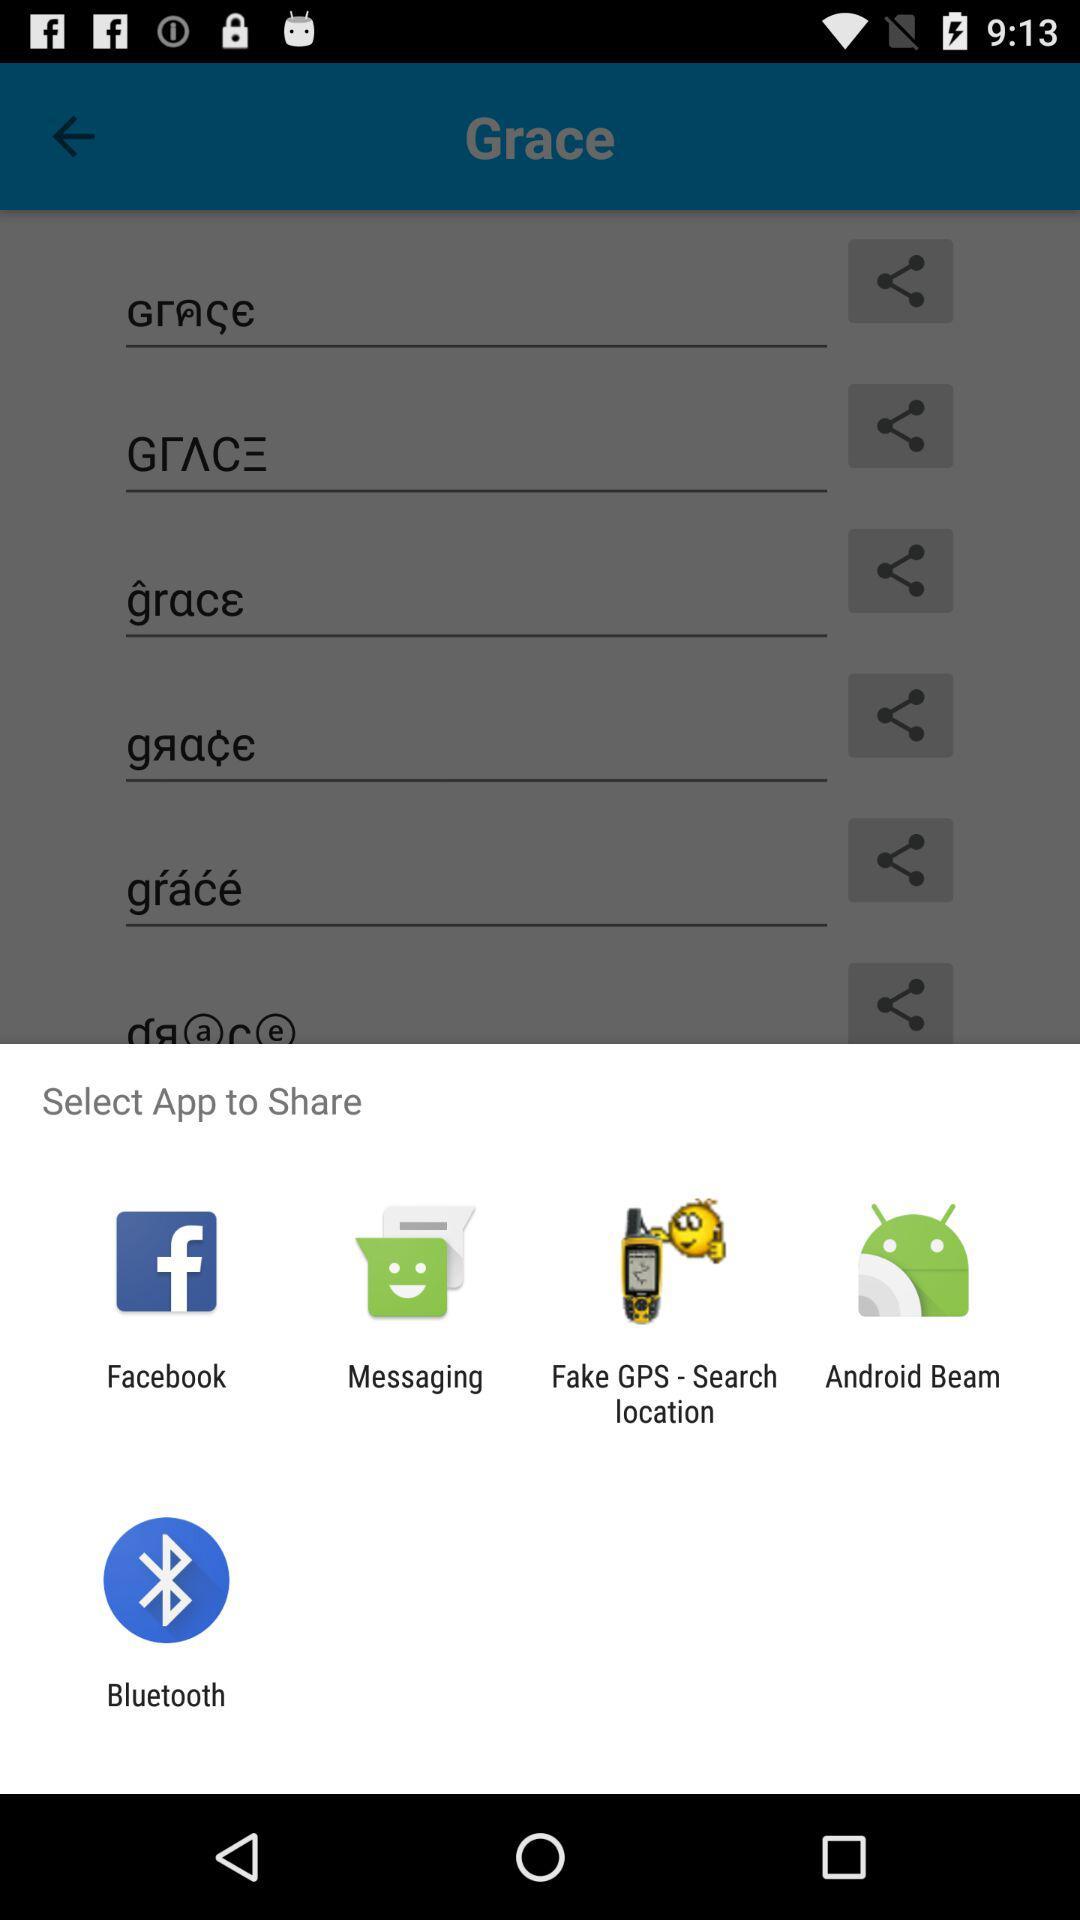  What do you see at coordinates (913, 1392) in the screenshot?
I see `the android beam app` at bounding box center [913, 1392].